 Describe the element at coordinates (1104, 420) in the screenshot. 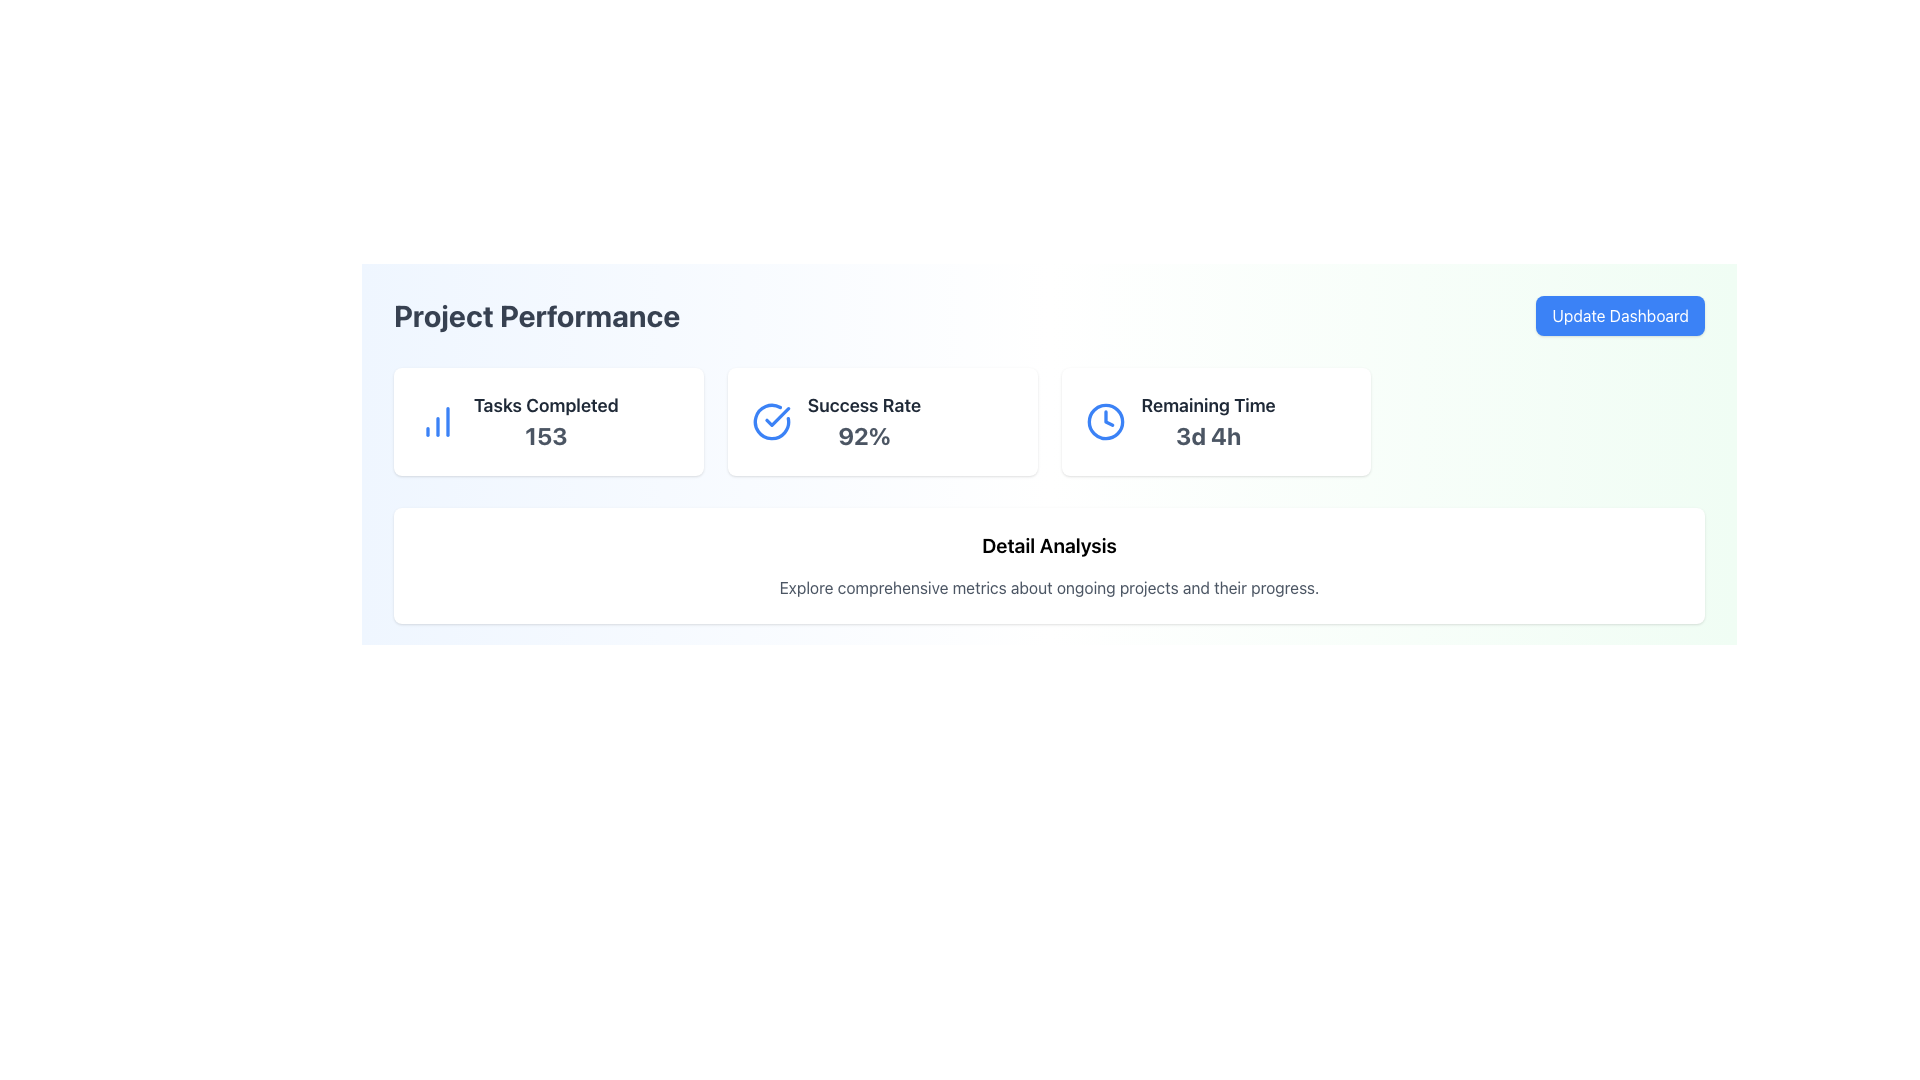

I see `the 'Remaining Time' icon, which symbolizes the remaining time in the Project Performance section, as it may function as a button in certain contexts` at that location.